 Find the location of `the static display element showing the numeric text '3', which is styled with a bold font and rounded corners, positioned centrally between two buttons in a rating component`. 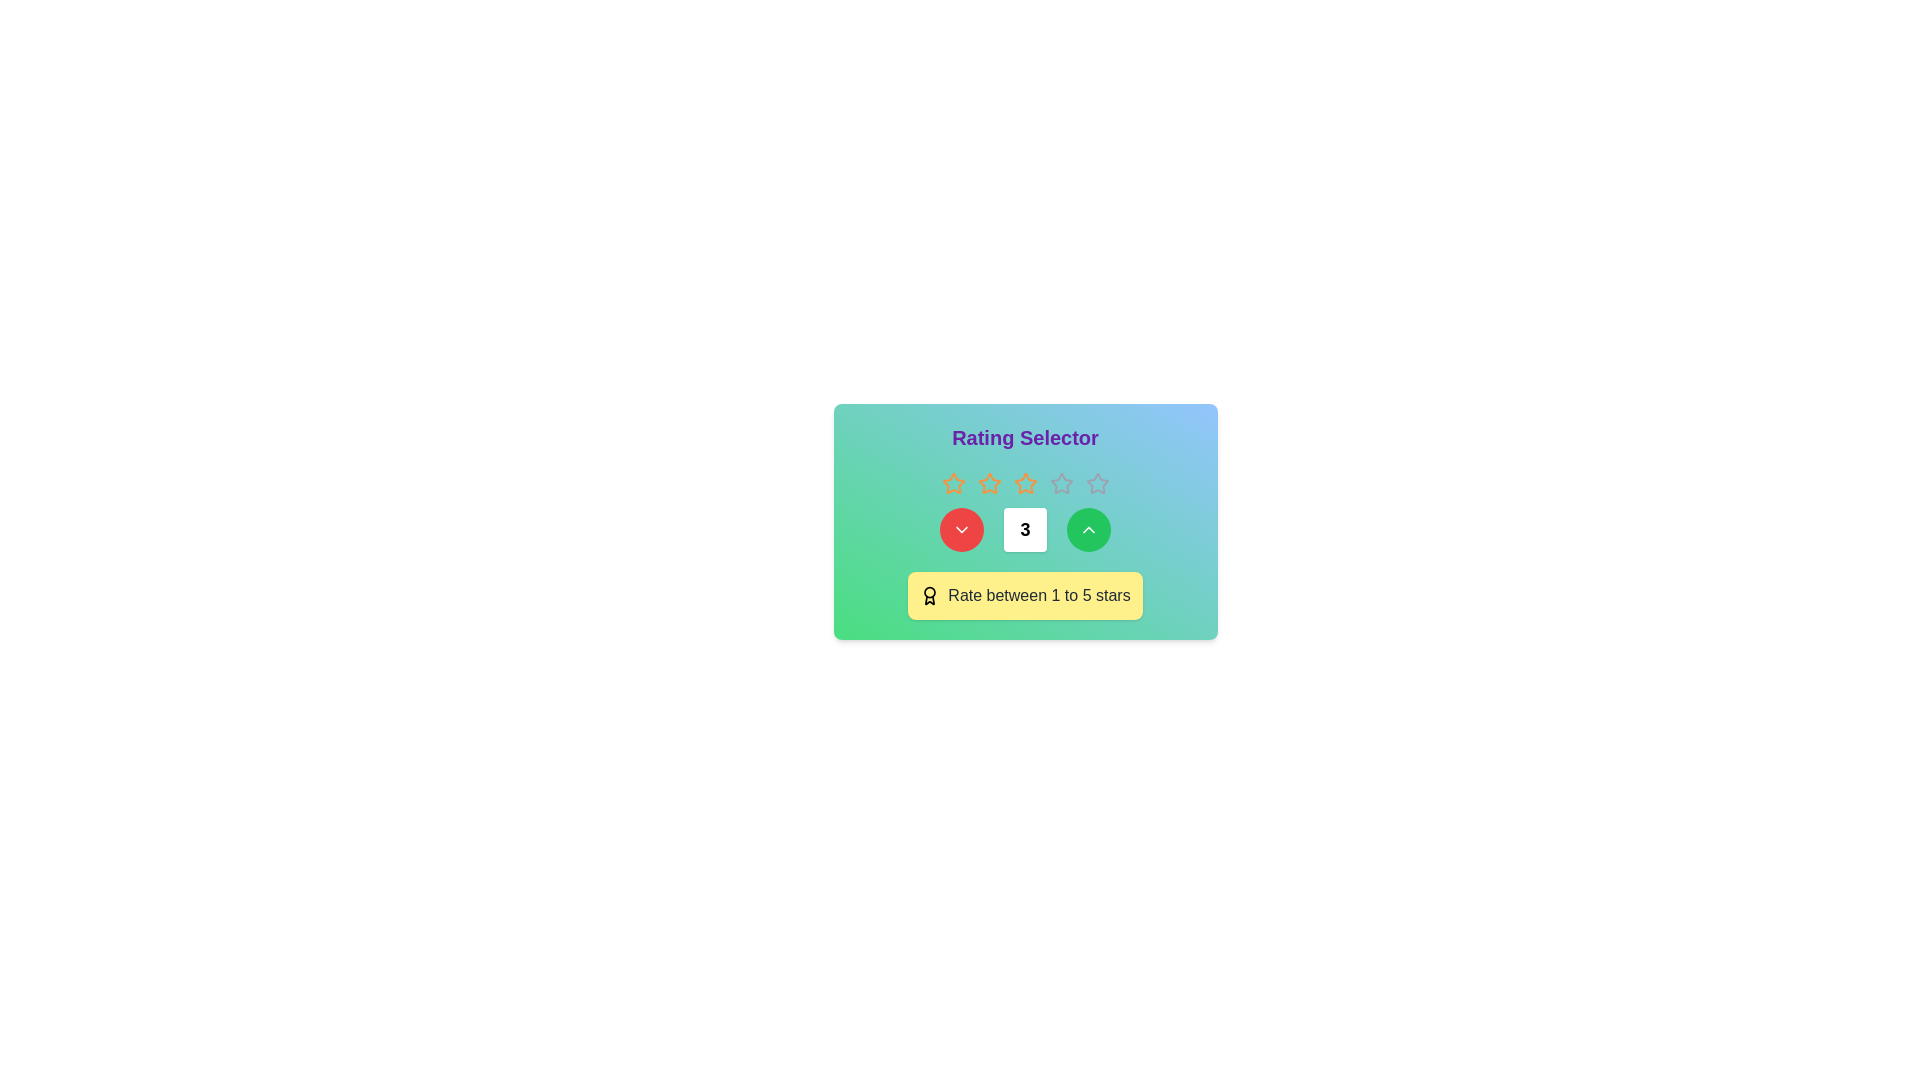

the static display element showing the numeric text '3', which is styled with a bold font and rounded corners, positioned centrally between two buttons in a rating component is located at coordinates (1025, 528).